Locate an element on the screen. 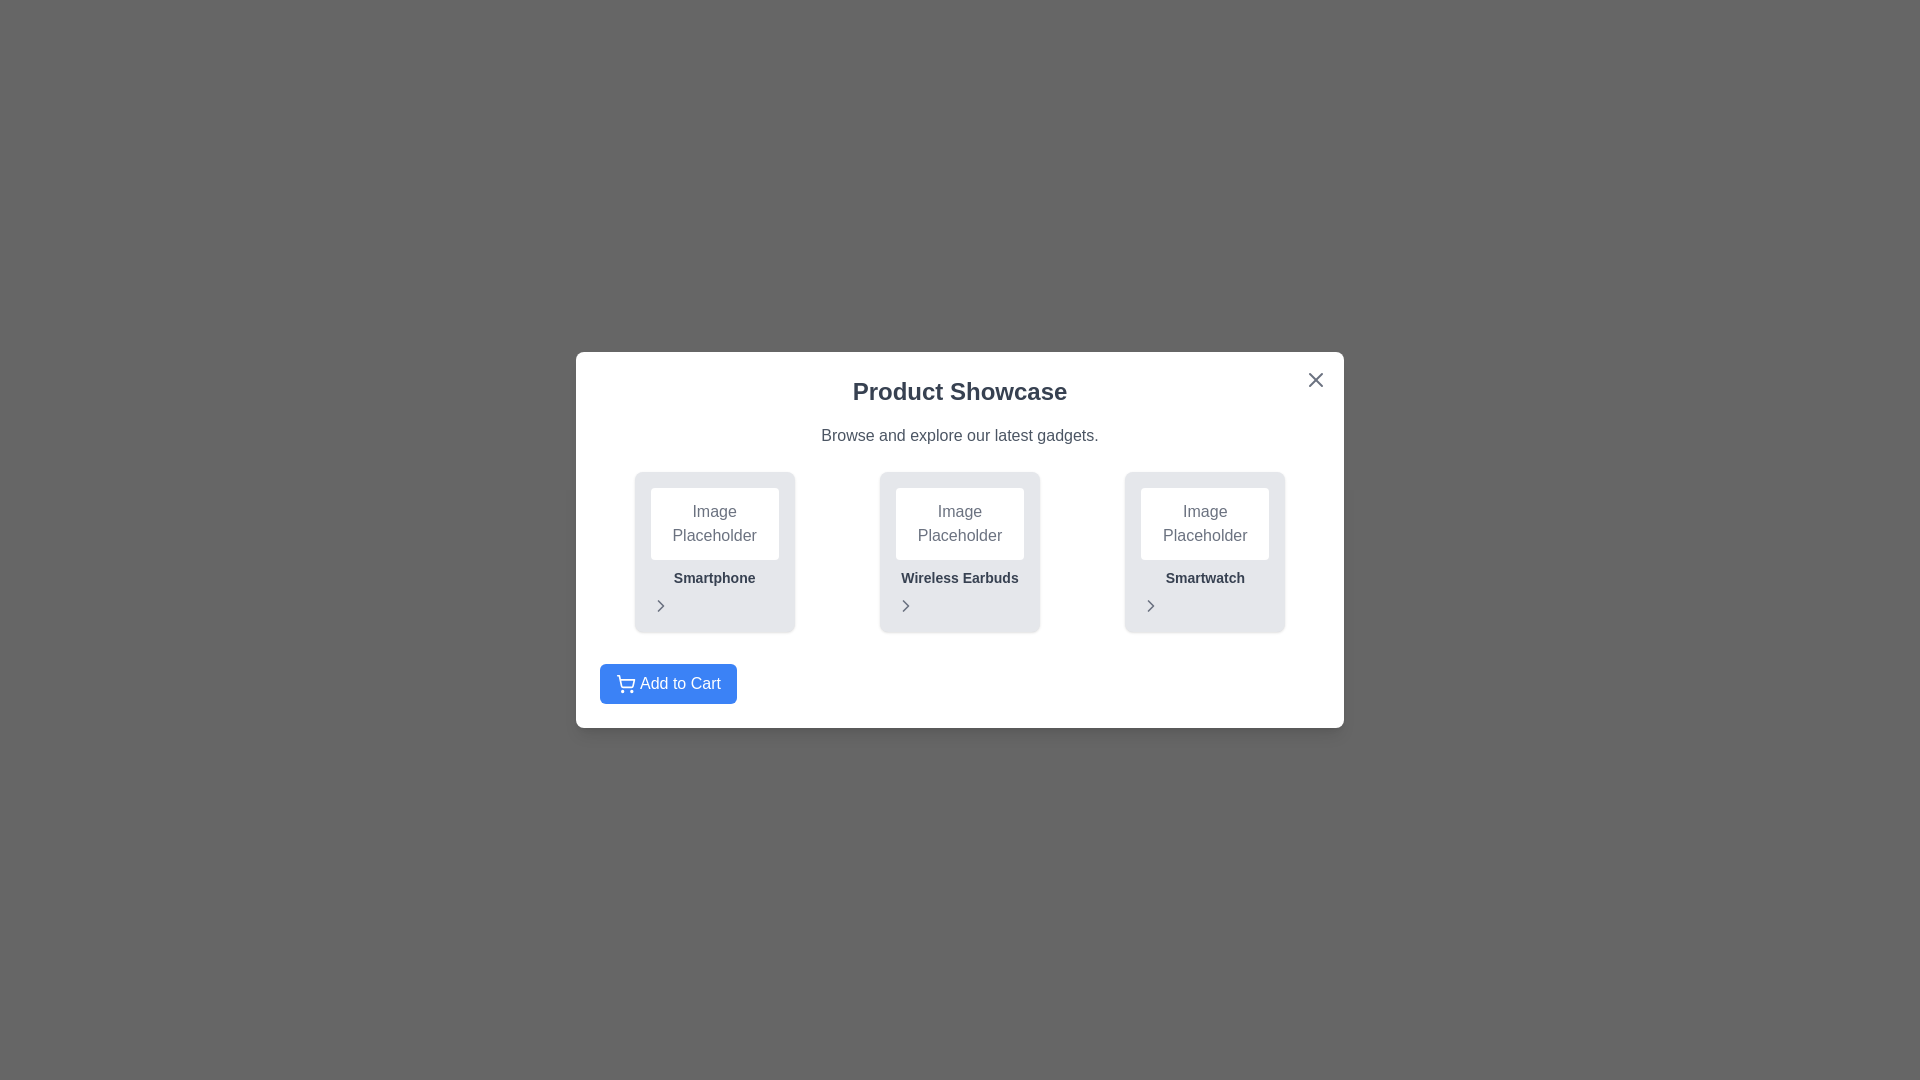 The width and height of the screenshot is (1920, 1080). text label displaying 'Wireless Earbuds' styled with a gray font and bold format, located beneath the product image in the central card of a three-item product showcase interface is located at coordinates (960, 578).